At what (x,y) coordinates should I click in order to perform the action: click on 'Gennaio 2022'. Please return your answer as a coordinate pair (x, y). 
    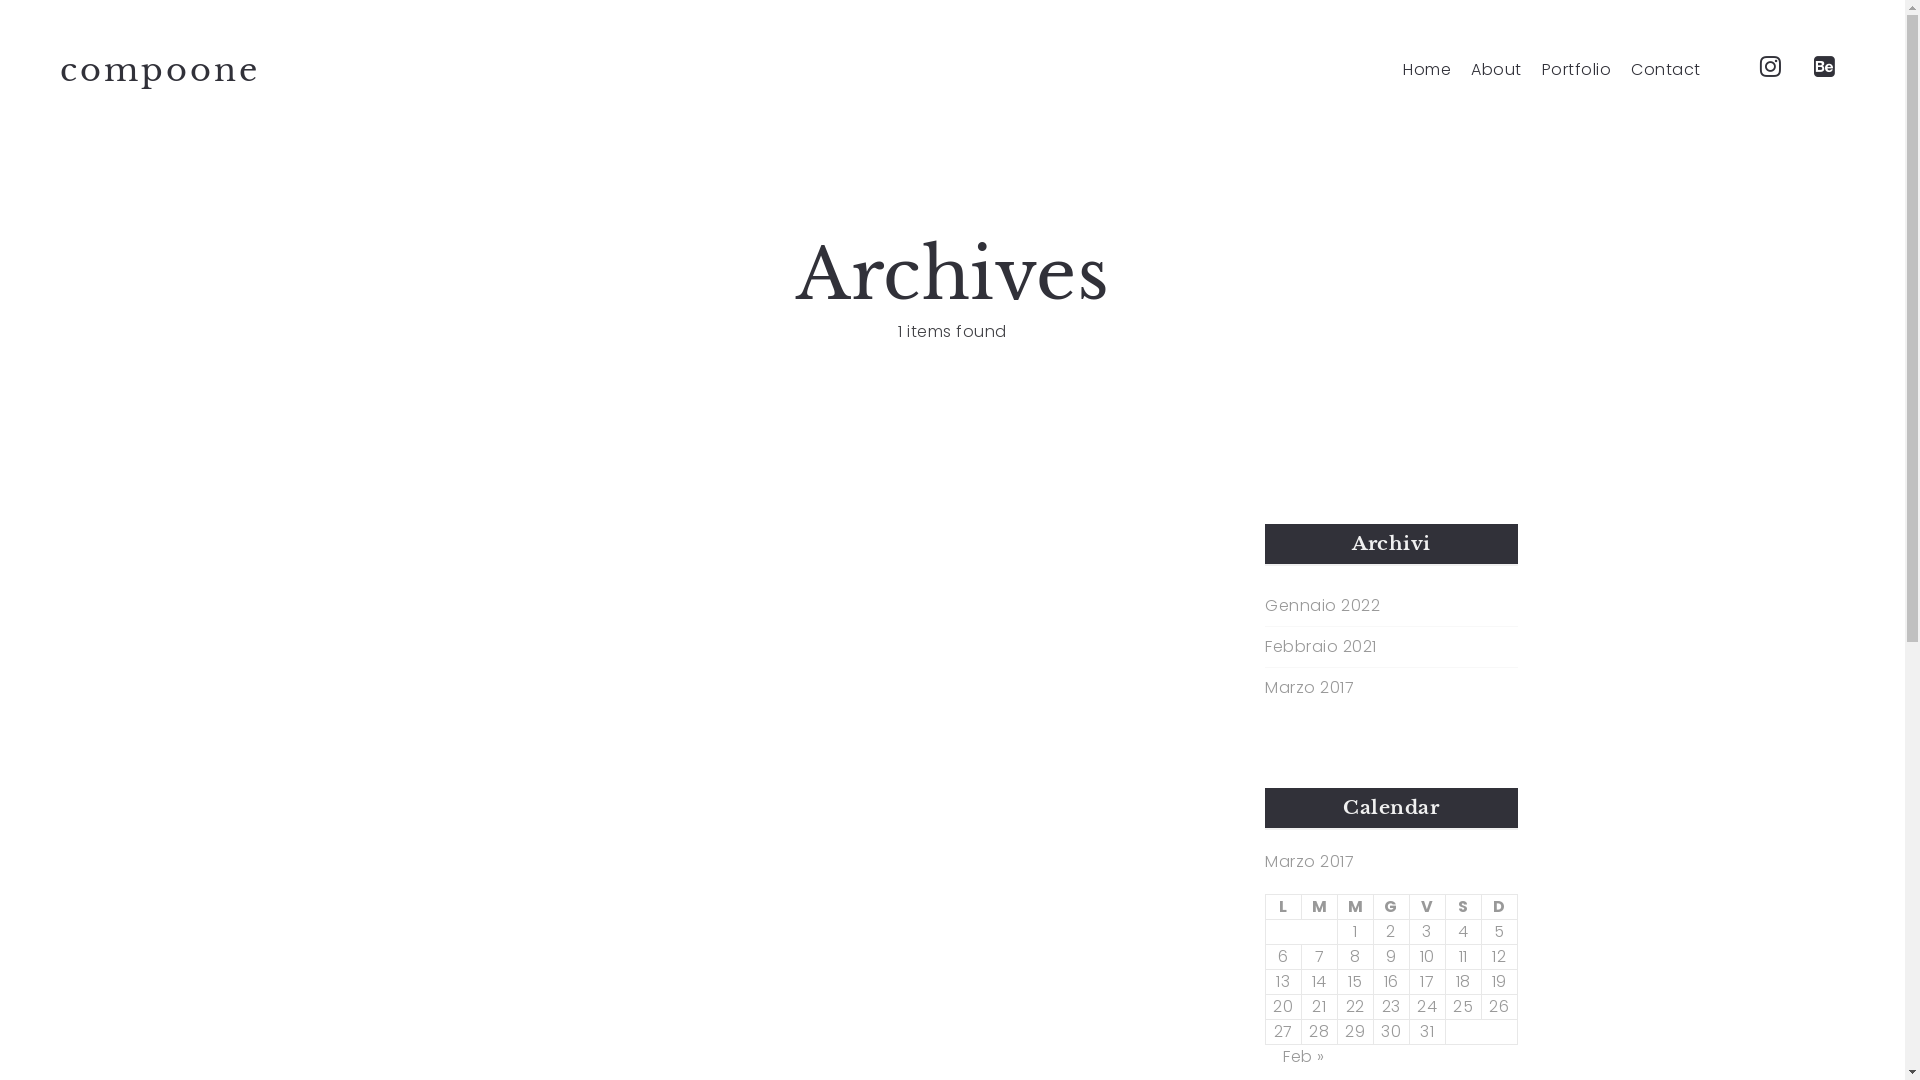
    Looking at the image, I should click on (1264, 604).